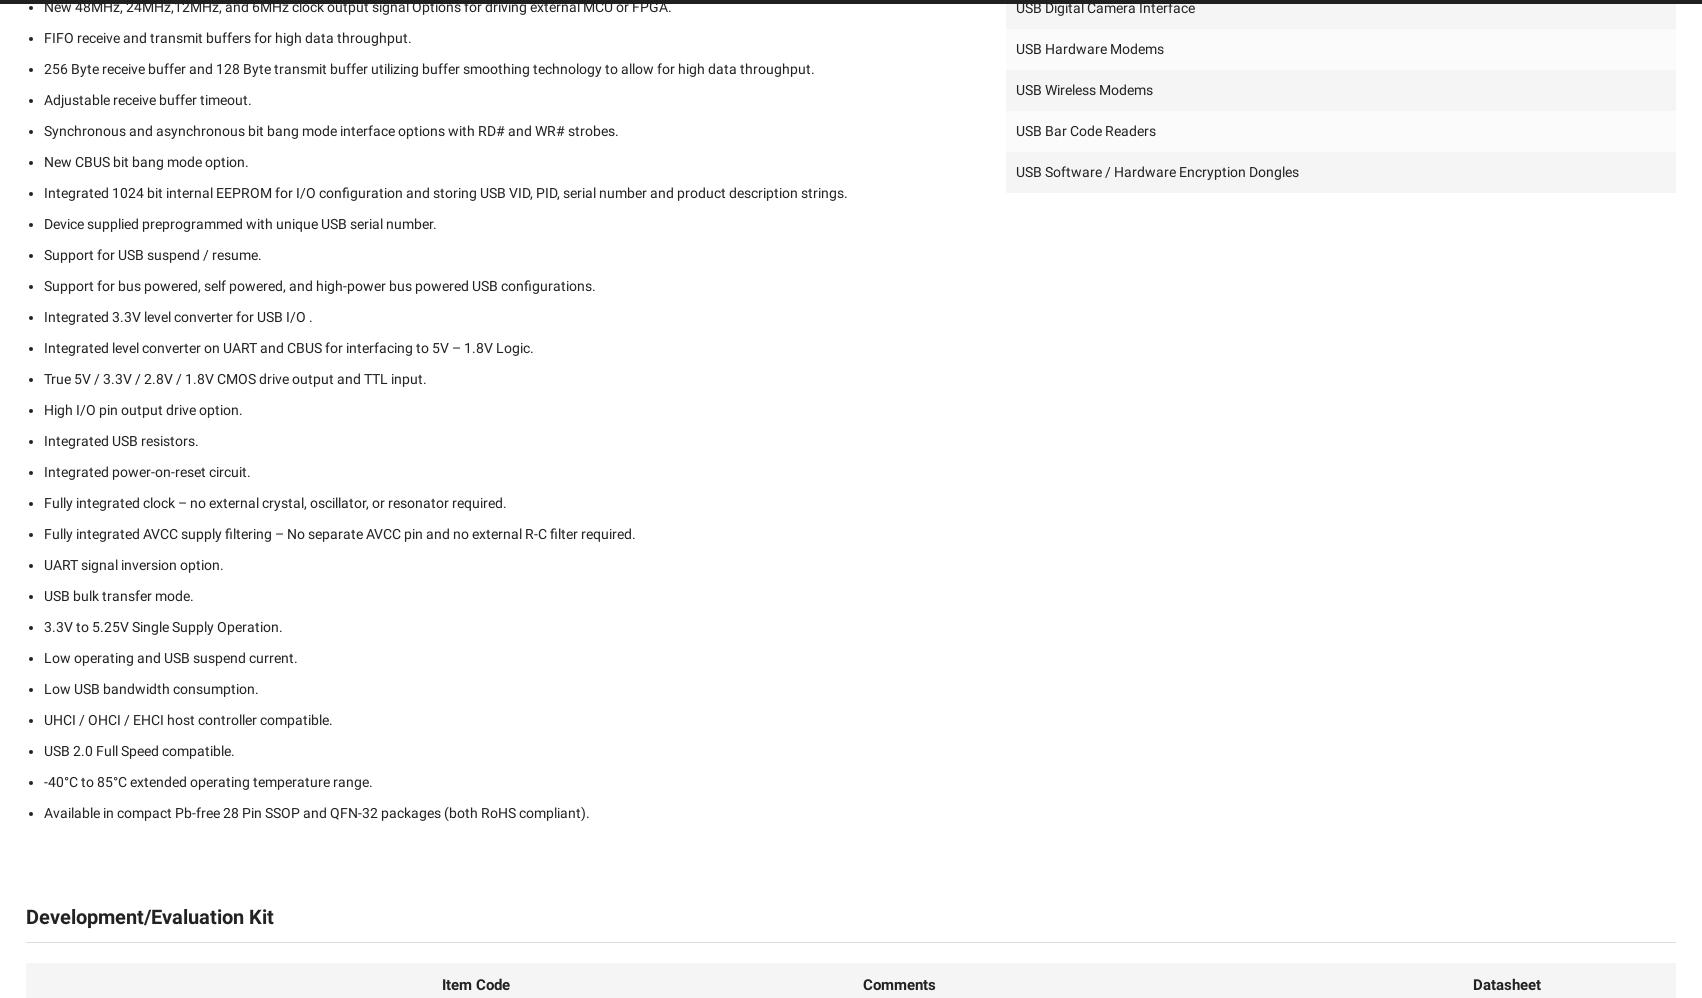 The height and width of the screenshot is (998, 1702). What do you see at coordinates (148, 916) in the screenshot?
I see `'Development/Evaluation Kit'` at bounding box center [148, 916].